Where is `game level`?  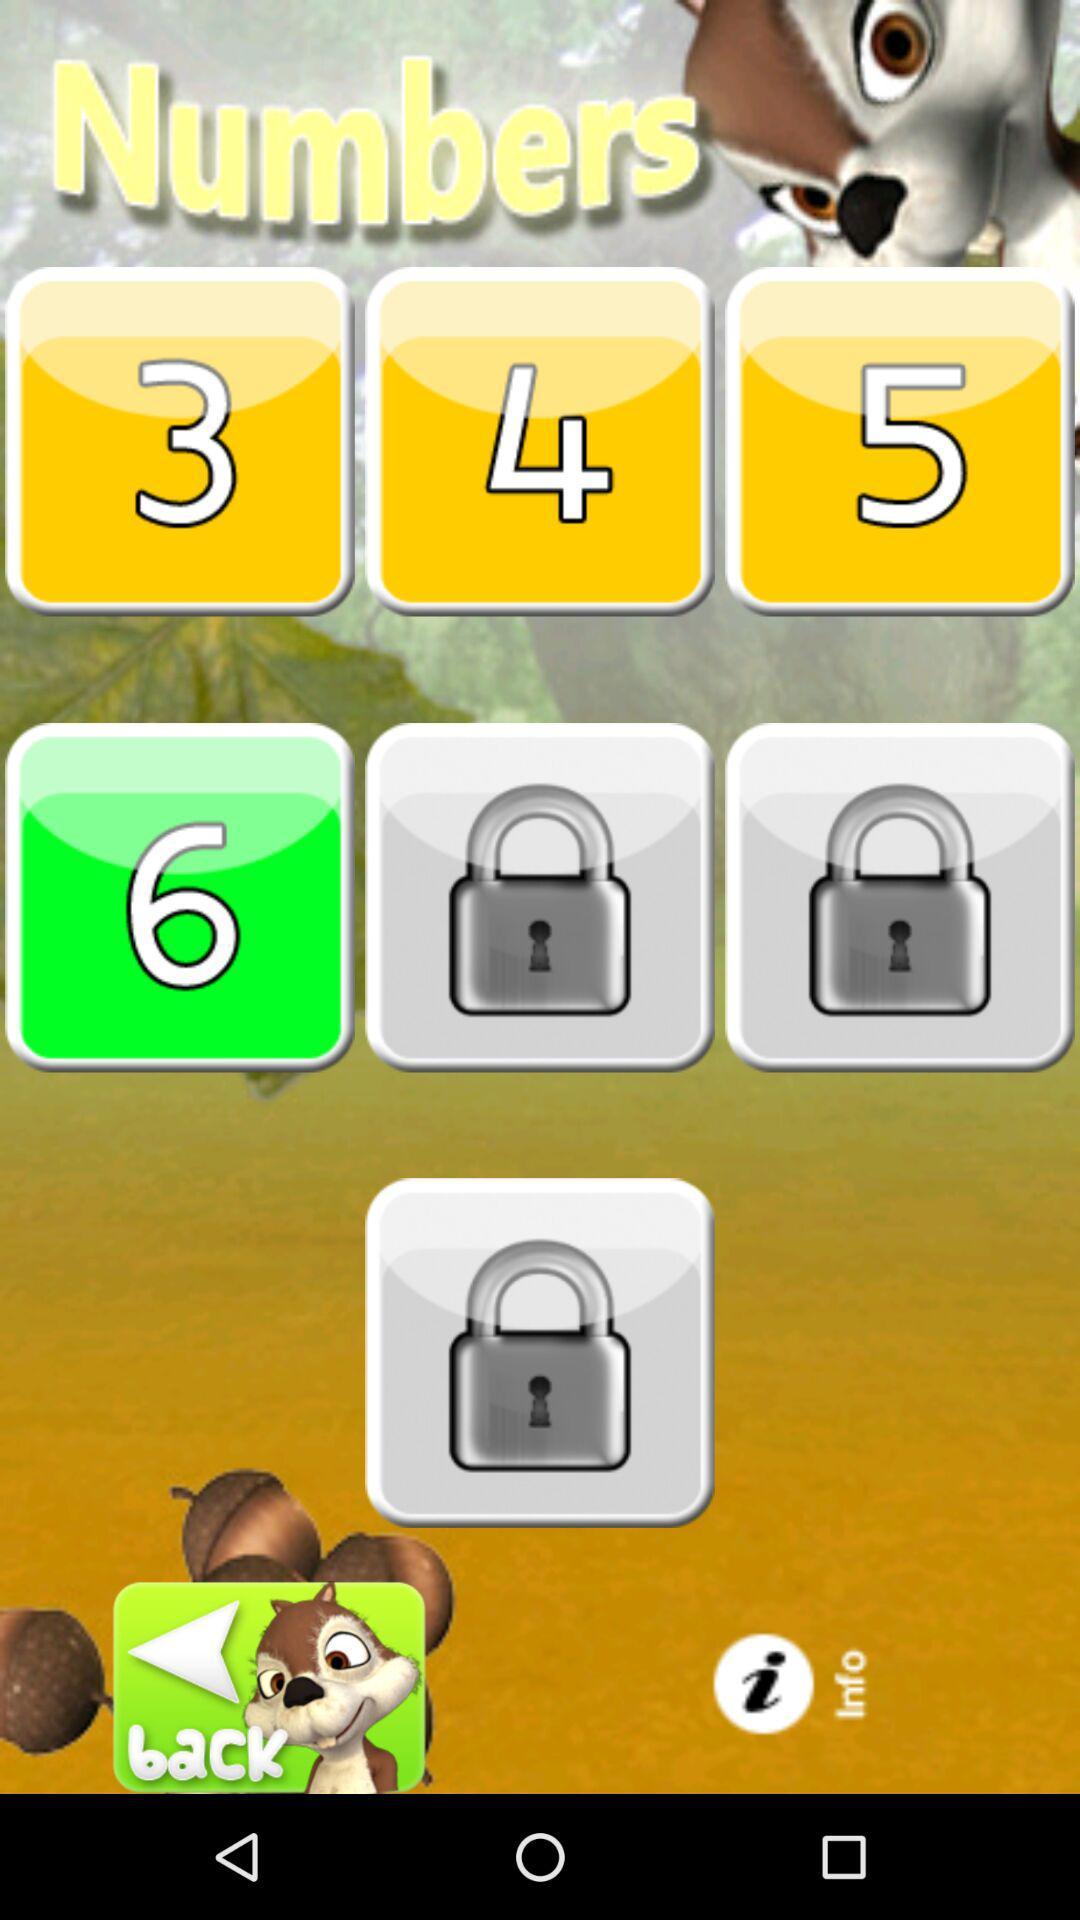 game level is located at coordinates (180, 896).